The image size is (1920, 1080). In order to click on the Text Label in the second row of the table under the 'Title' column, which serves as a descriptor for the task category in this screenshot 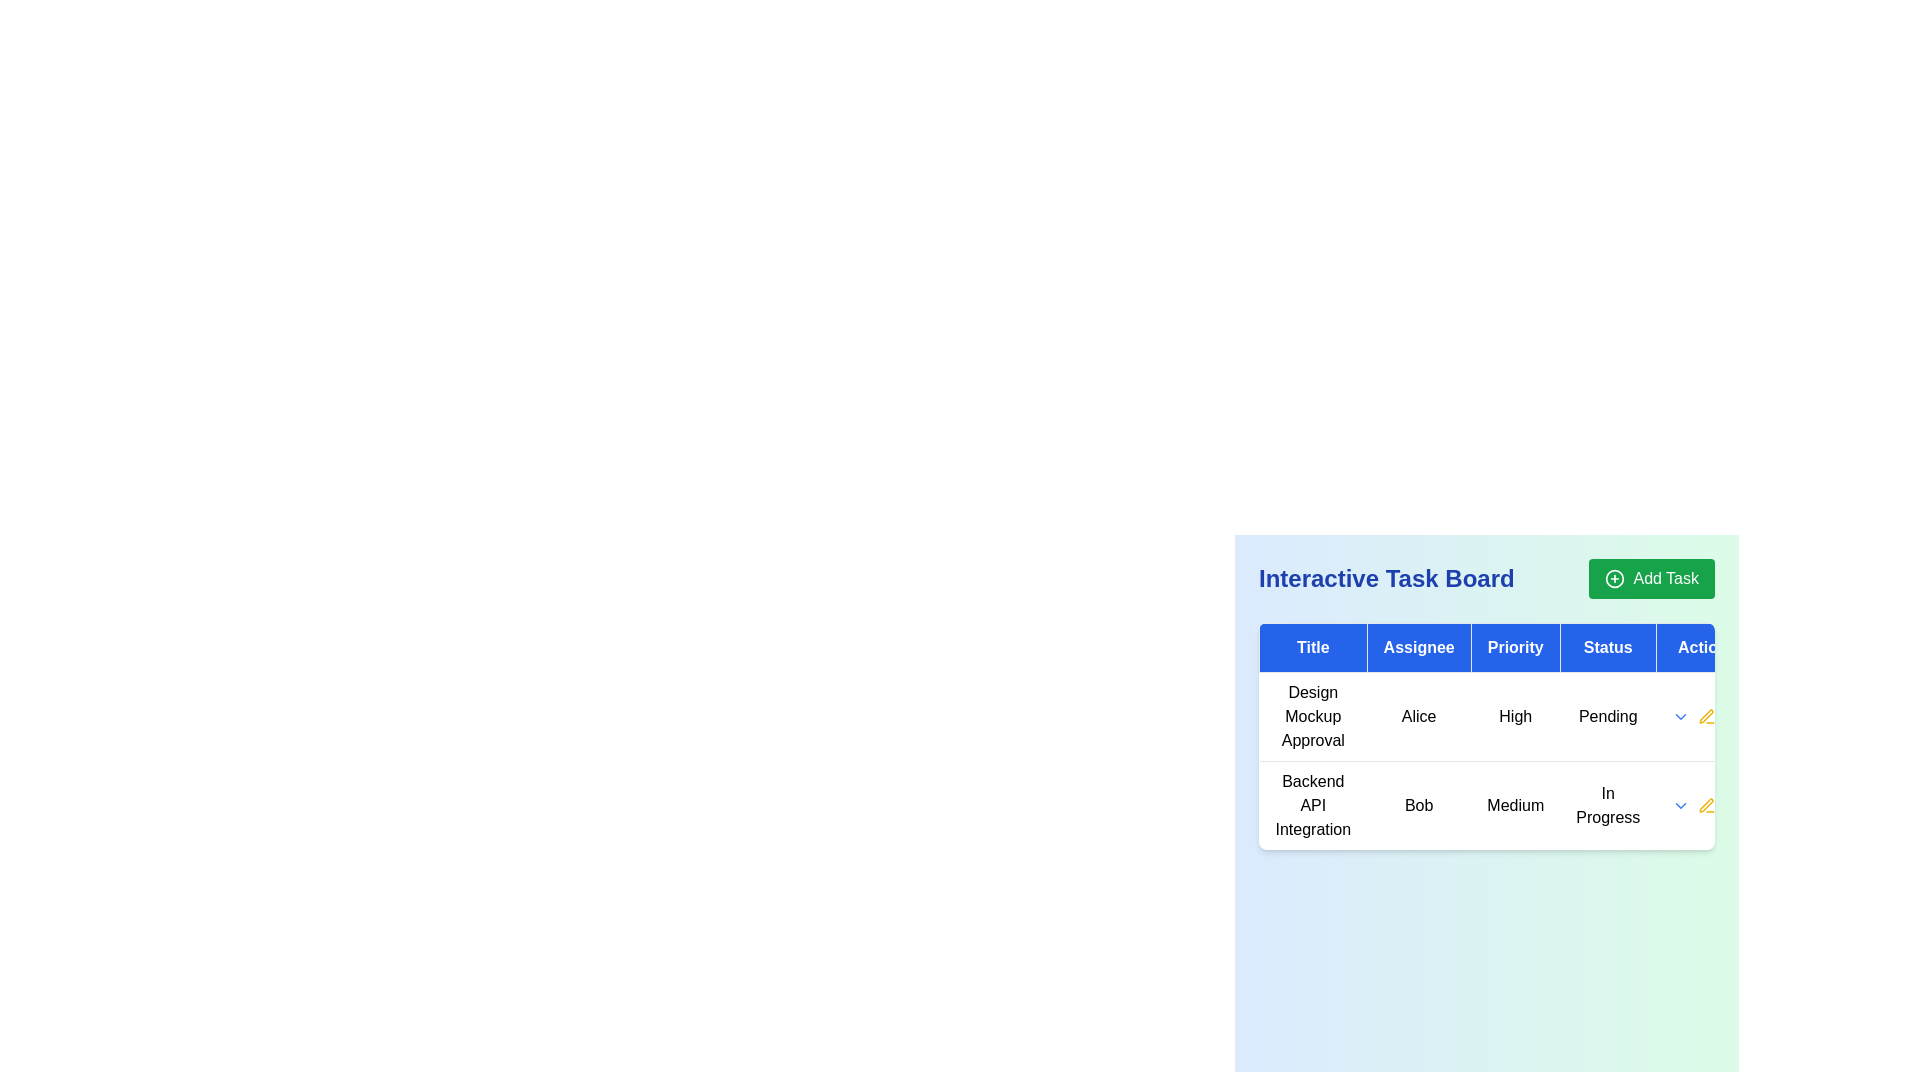, I will do `click(1313, 804)`.